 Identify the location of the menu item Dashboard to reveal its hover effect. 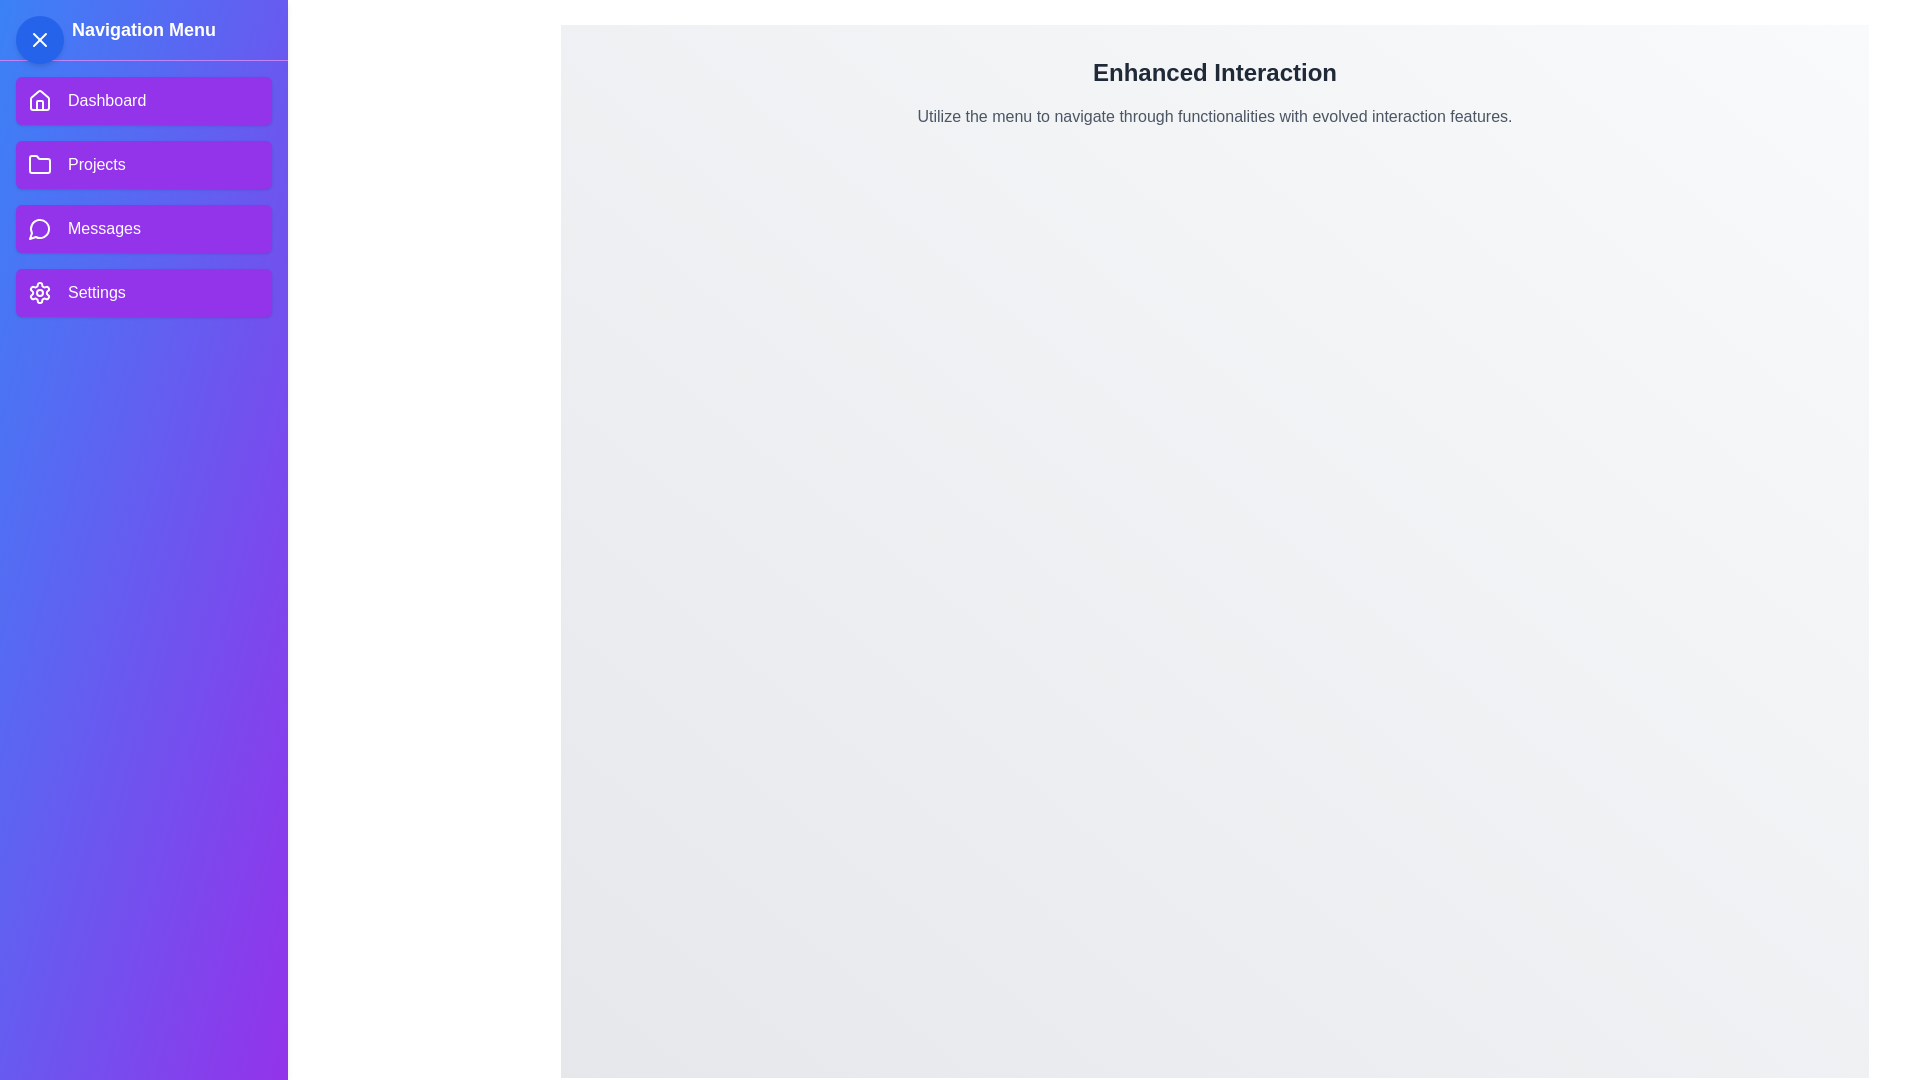
(143, 100).